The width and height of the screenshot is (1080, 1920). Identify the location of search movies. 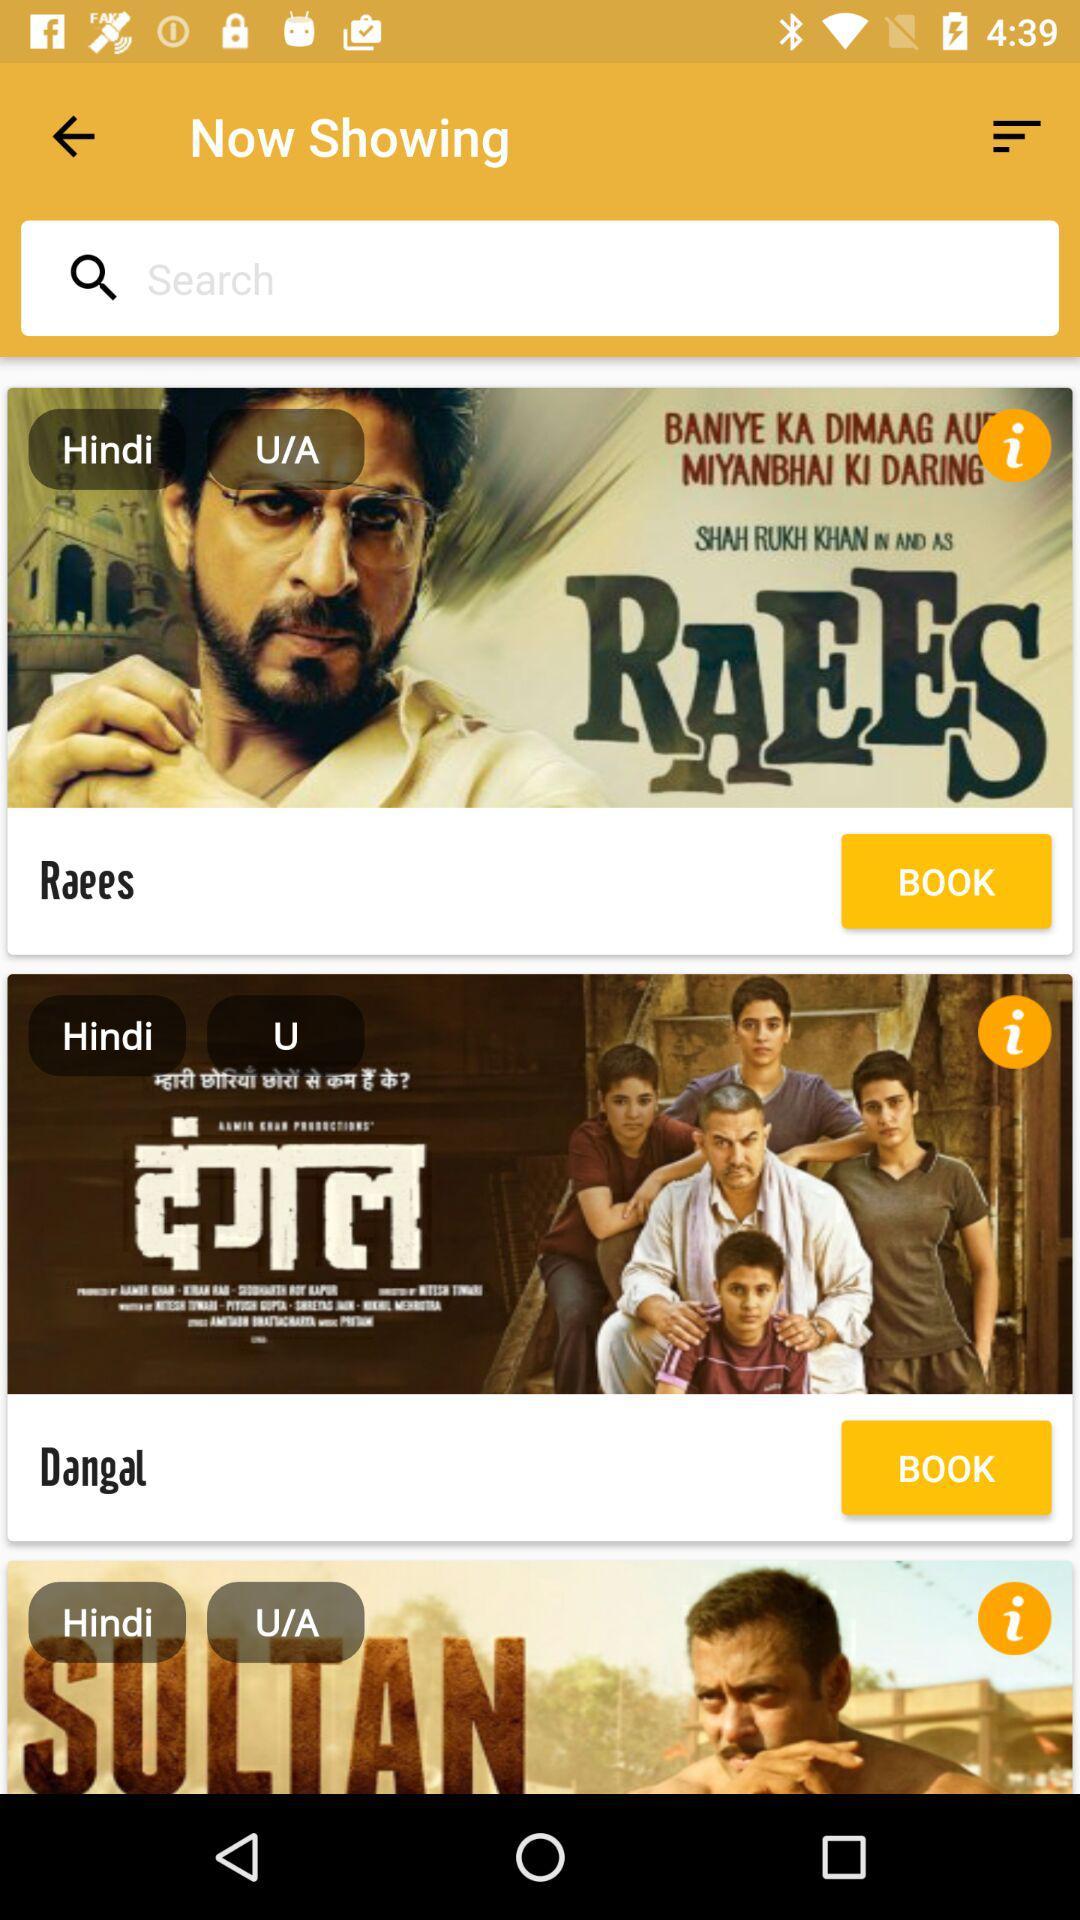
(533, 277).